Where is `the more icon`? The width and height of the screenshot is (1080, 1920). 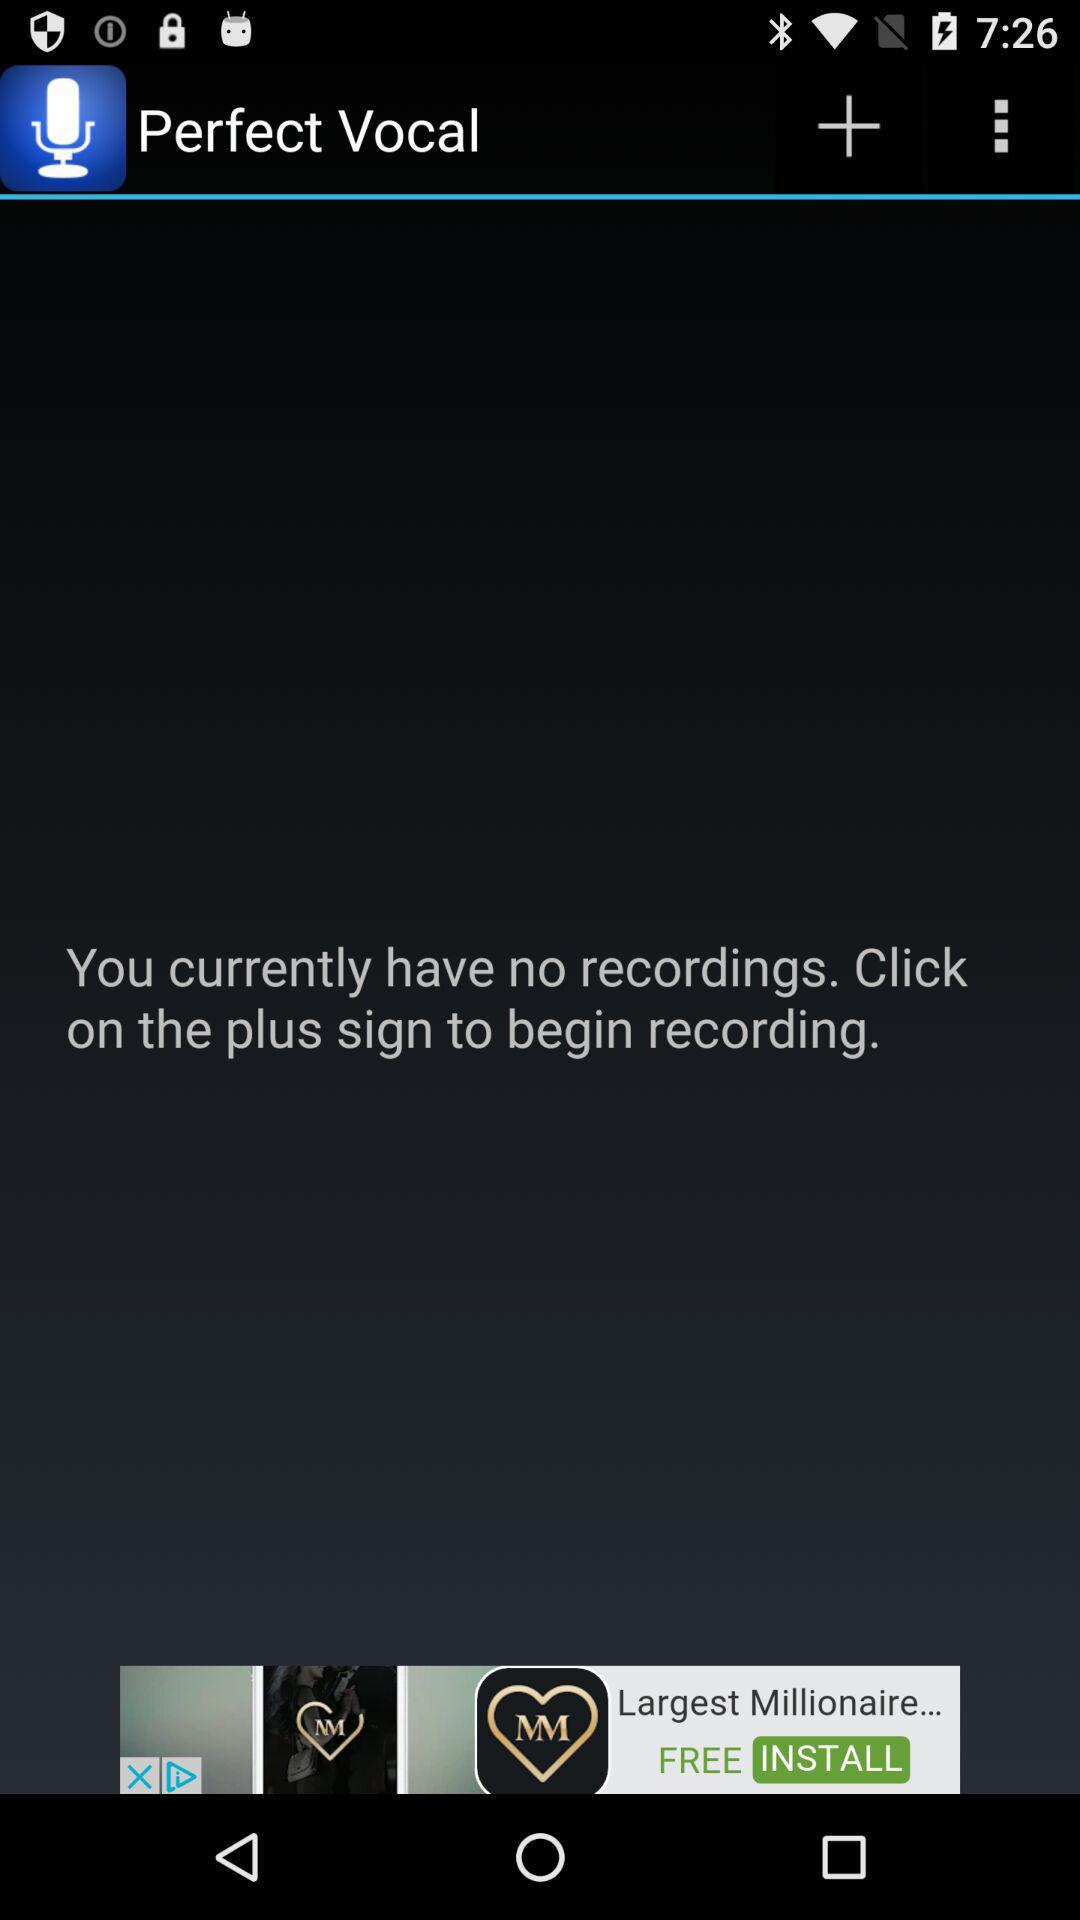
the more icon is located at coordinates (1001, 136).